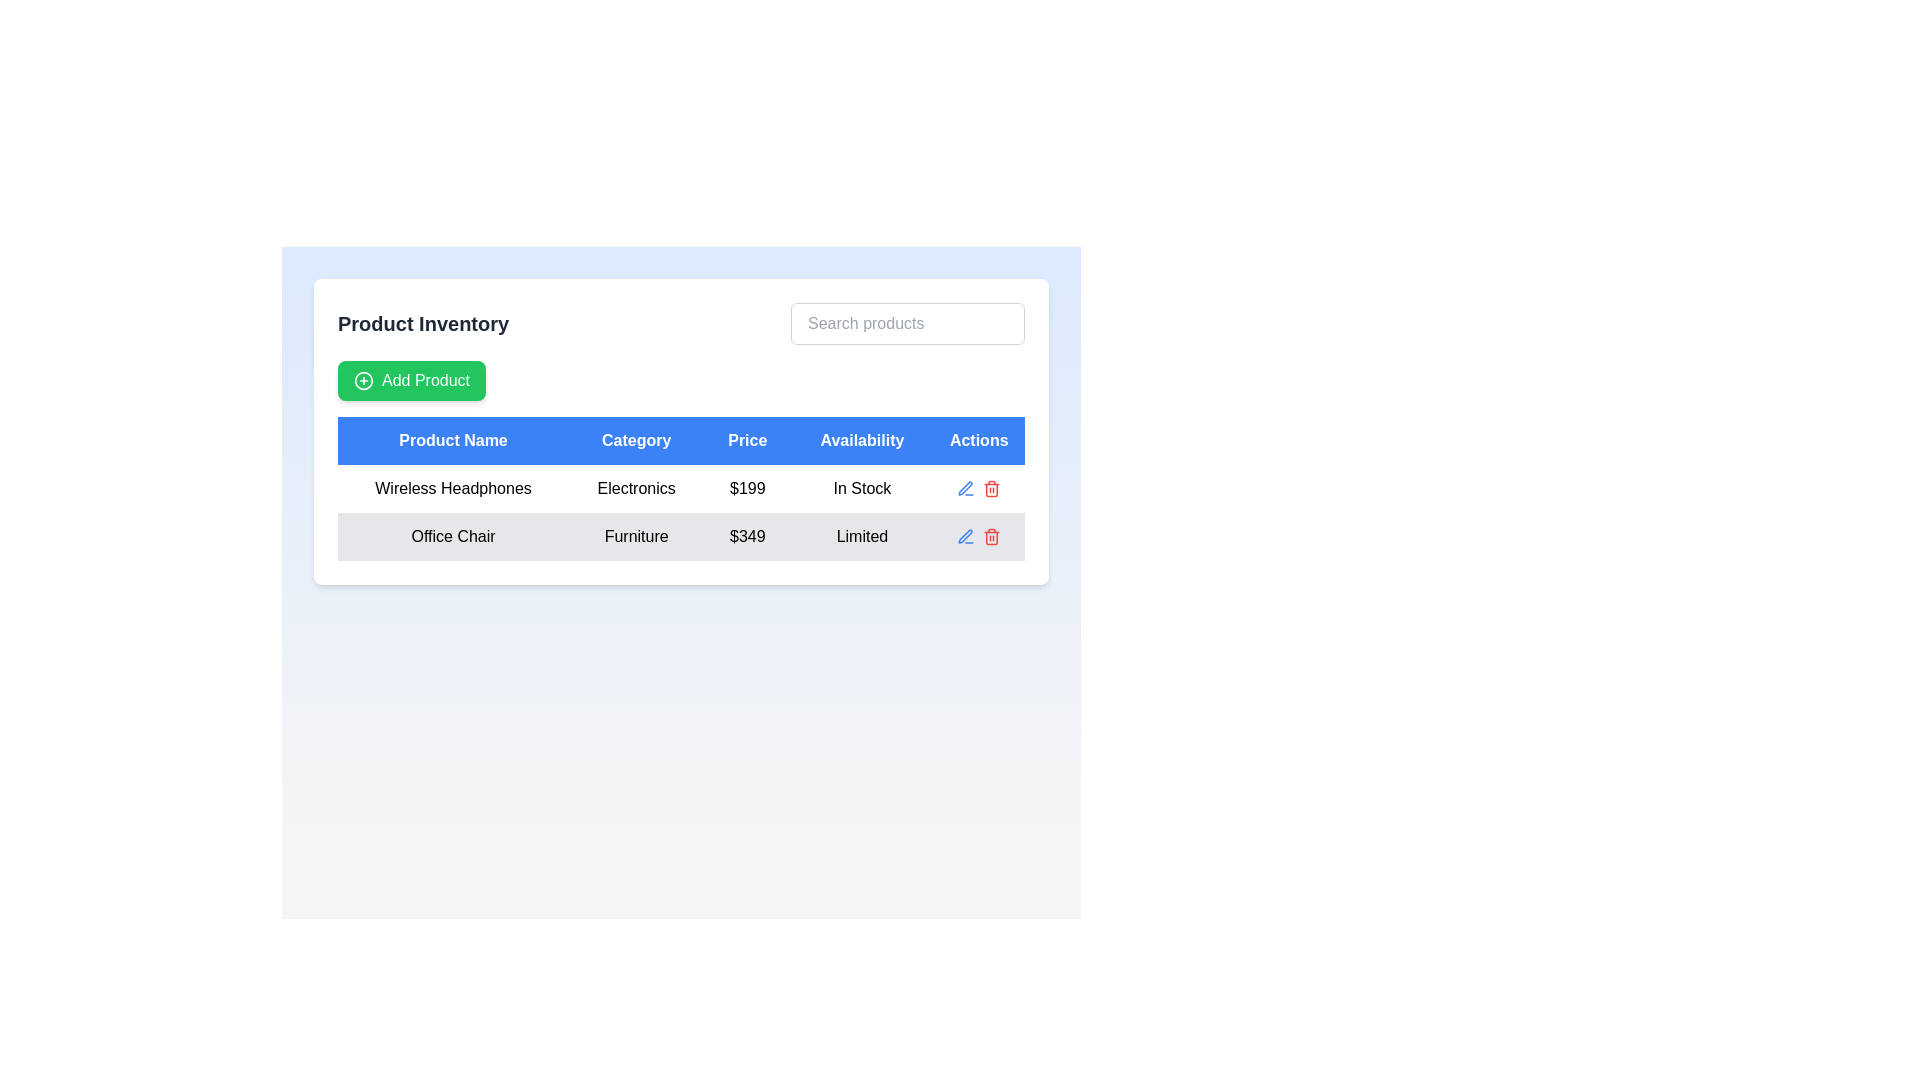 This screenshot has height=1080, width=1920. What do you see at coordinates (992, 535) in the screenshot?
I see `the delete icon in the 'Actions' column for the 'Office Chair' entry` at bounding box center [992, 535].